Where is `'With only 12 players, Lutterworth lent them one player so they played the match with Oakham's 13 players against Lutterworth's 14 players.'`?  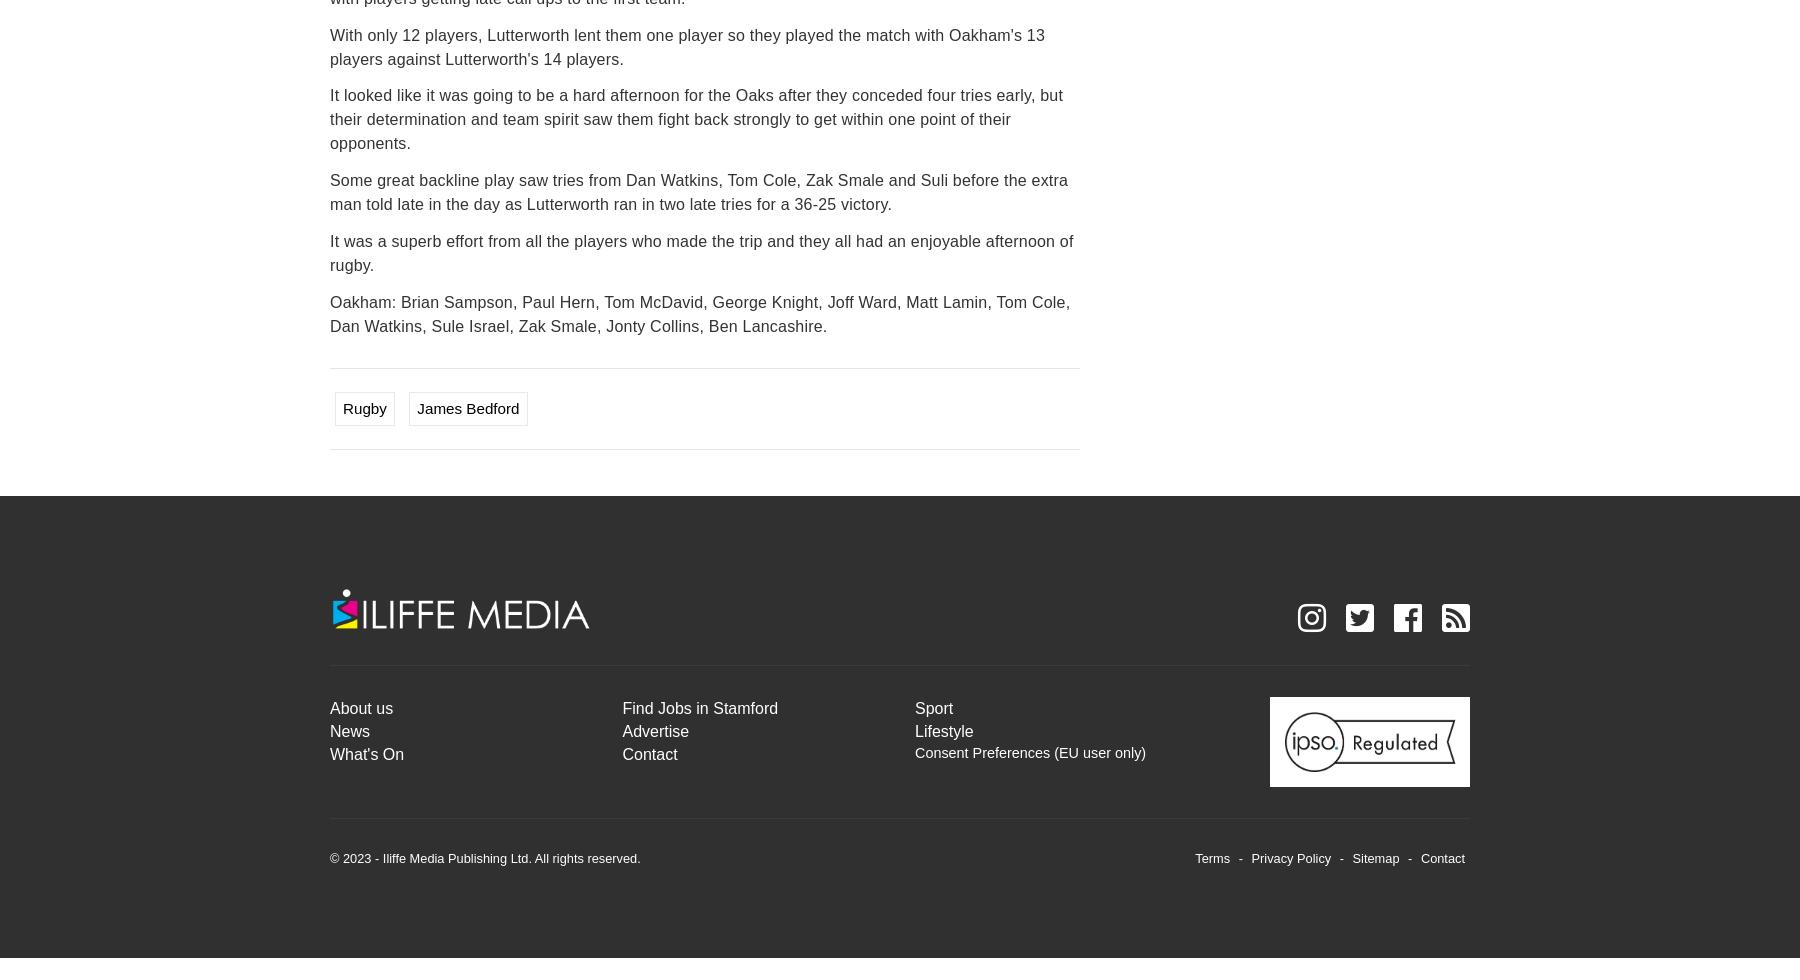 'With only 12 players, Lutterworth lent them one player so they played the match with Oakham's 13 players against Lutterworth's 14 players.' is located at coordinates (686, 46).